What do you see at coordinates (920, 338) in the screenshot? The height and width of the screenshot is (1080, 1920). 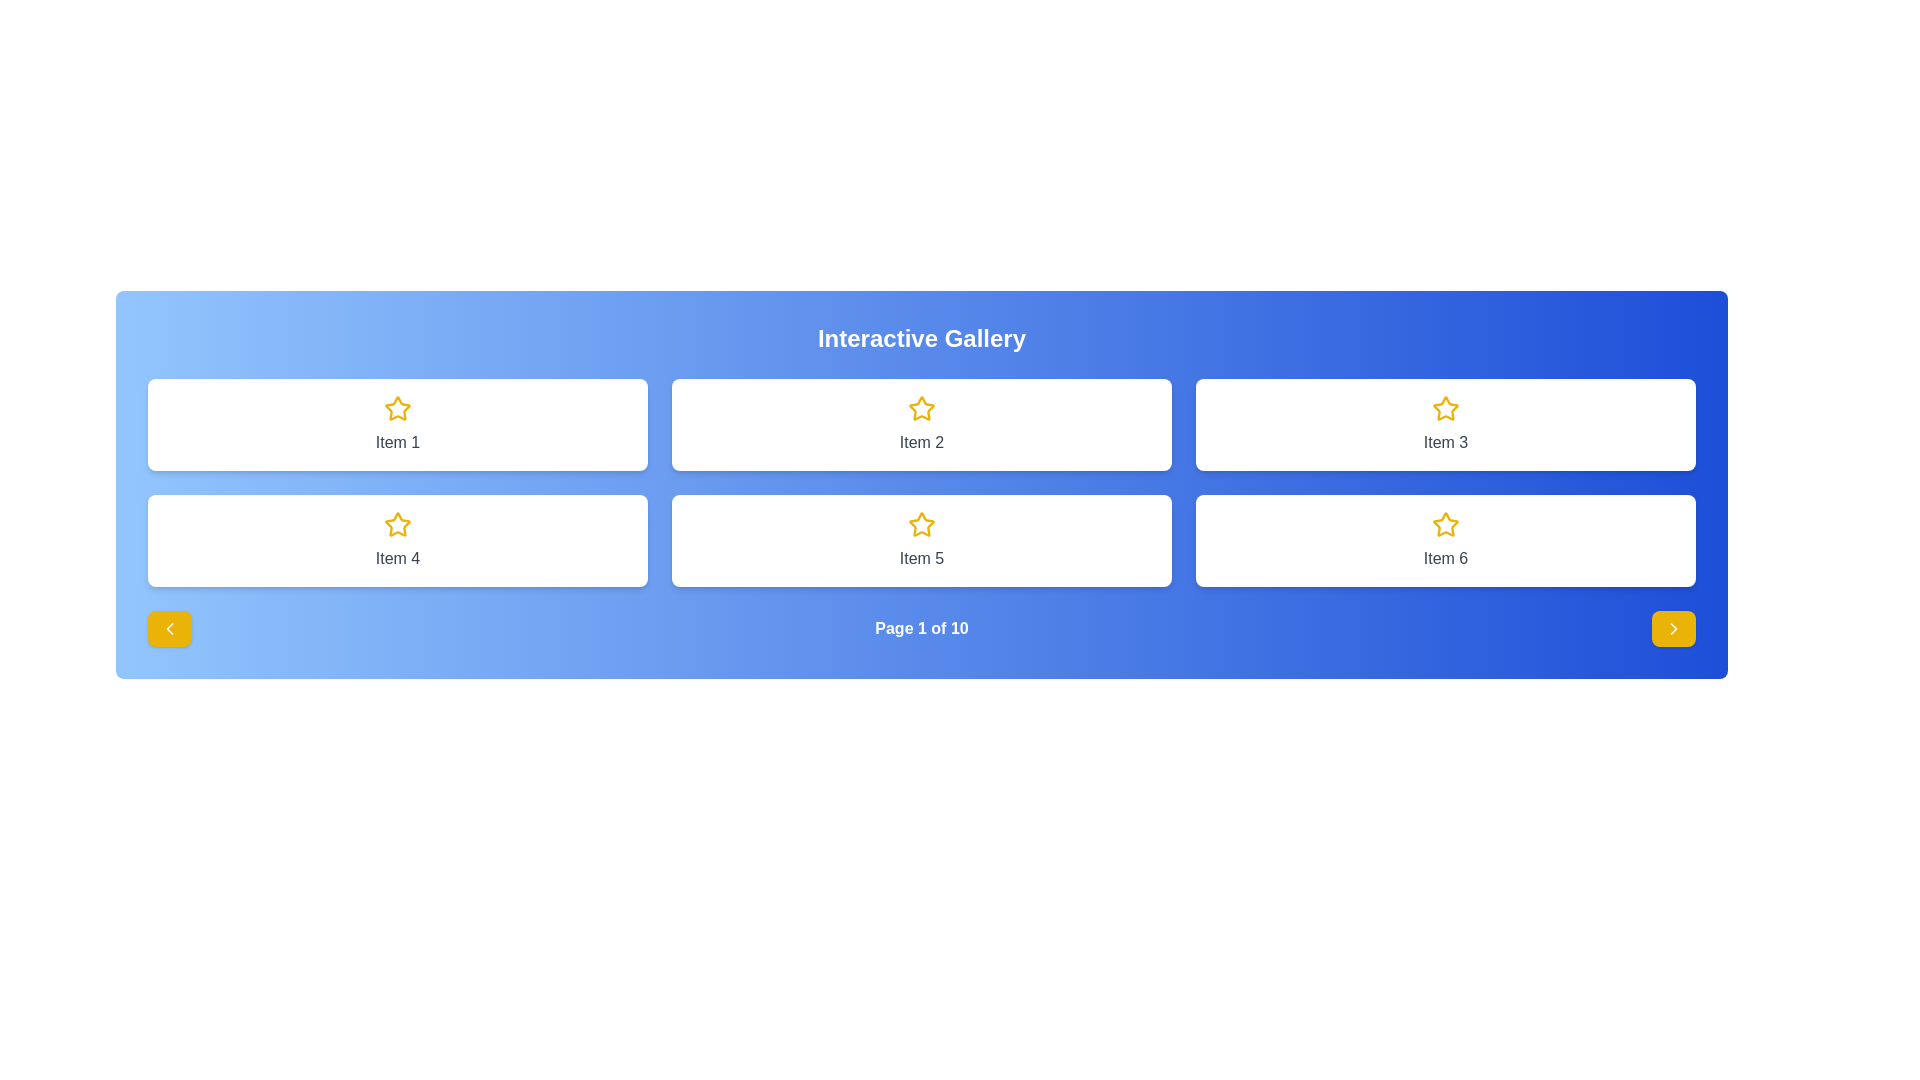 I see `the large, bold, white text label reading 'Interactive Gallery' positioned at the top center of a blue background gradient card` at bounding box center [920, 338].